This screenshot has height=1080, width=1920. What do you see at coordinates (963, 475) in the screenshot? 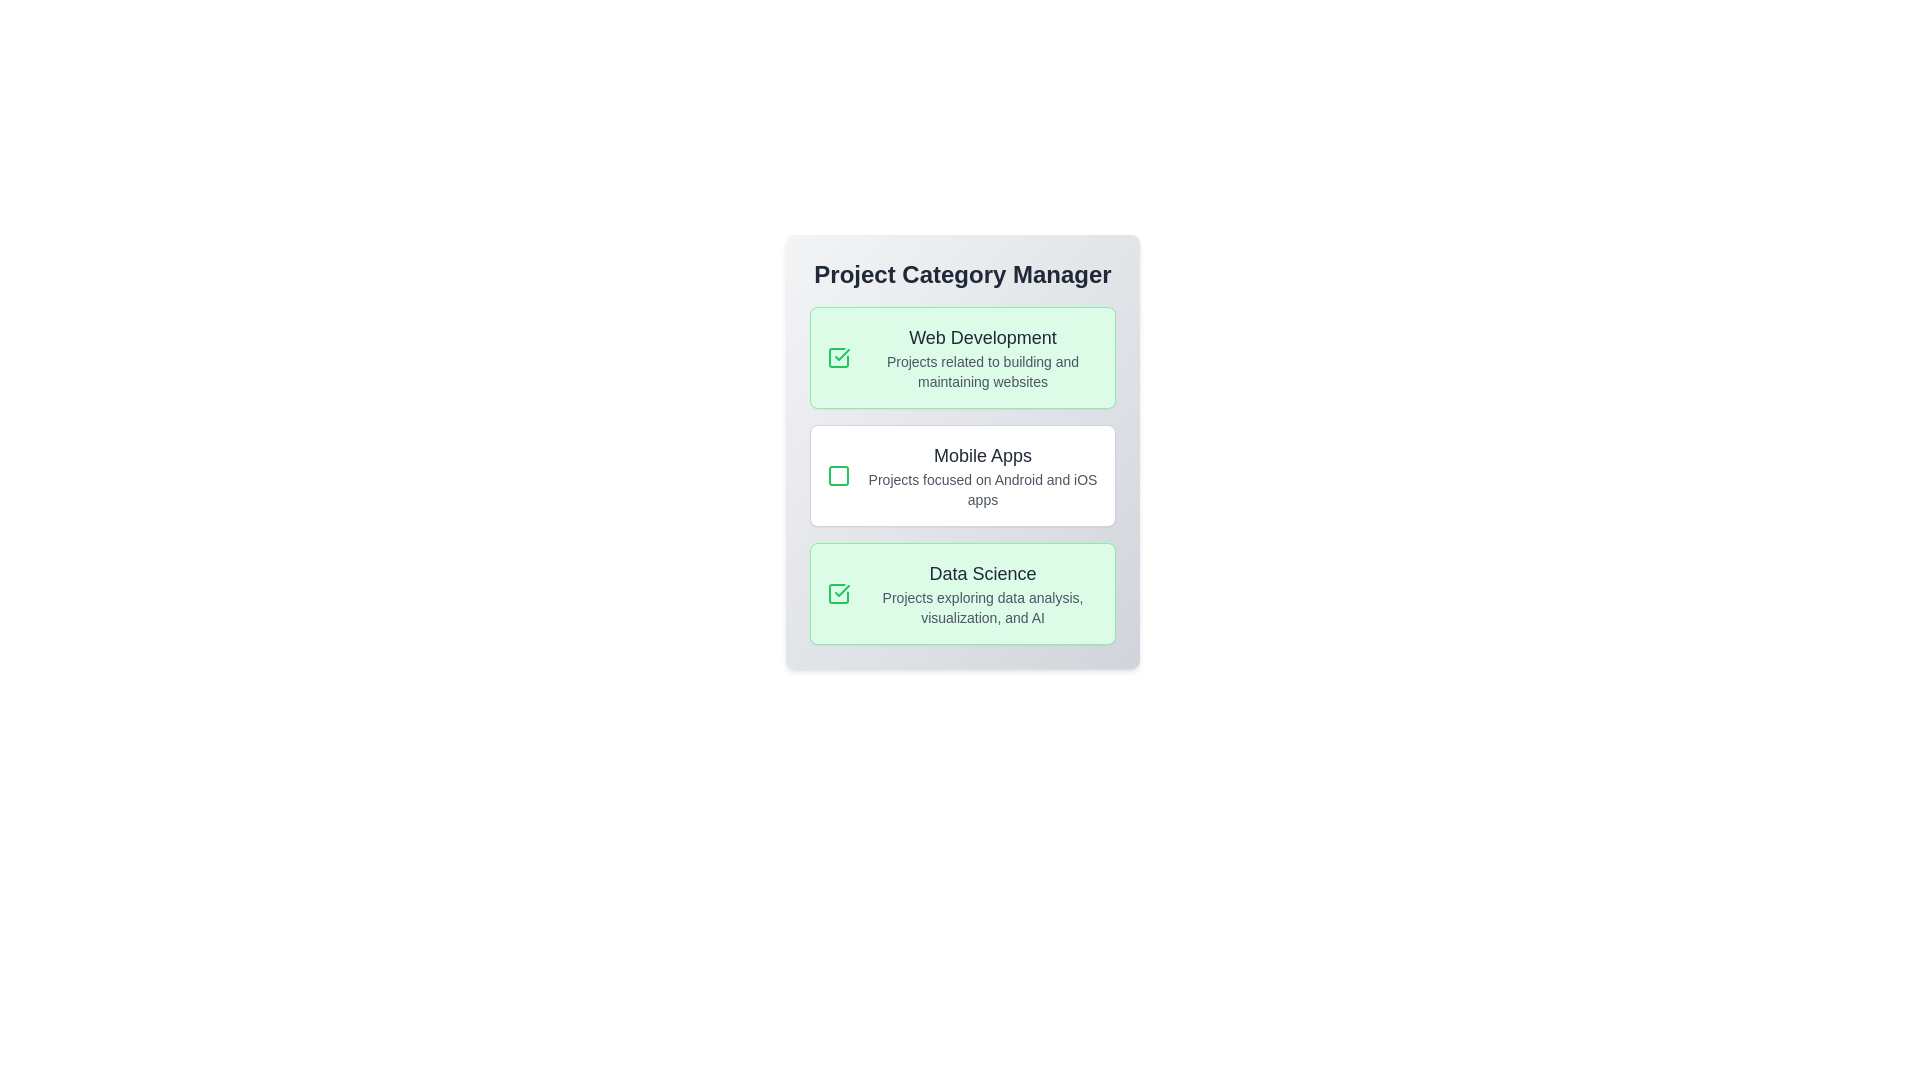
I see `the second category item in the 'Project Category Manager' section, which is related to mobile app development and includes a checkbox for selection` at bounding box center [963, 475].